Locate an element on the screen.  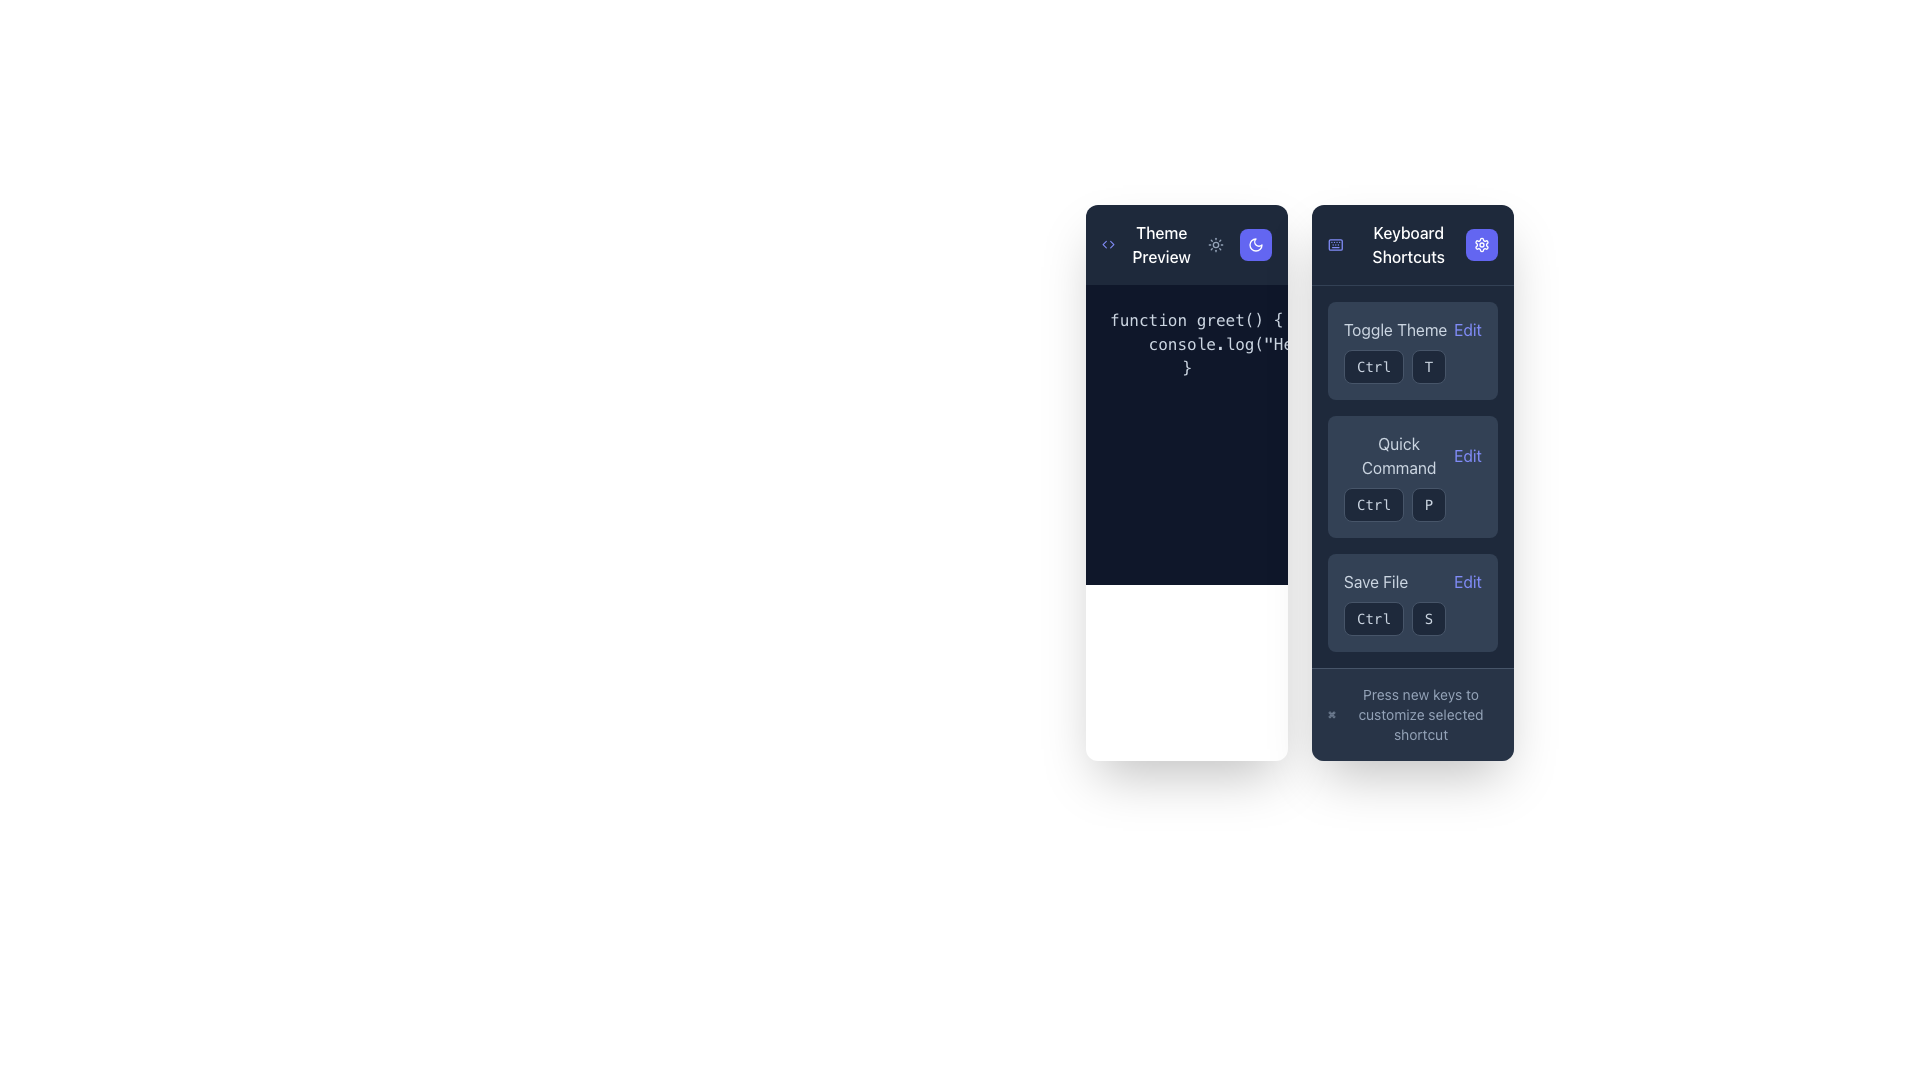
the indigo square icon resembling angle brackets ('<>') located to the left of the 'Theme Preview' text is located at coordinates (1107, 244).